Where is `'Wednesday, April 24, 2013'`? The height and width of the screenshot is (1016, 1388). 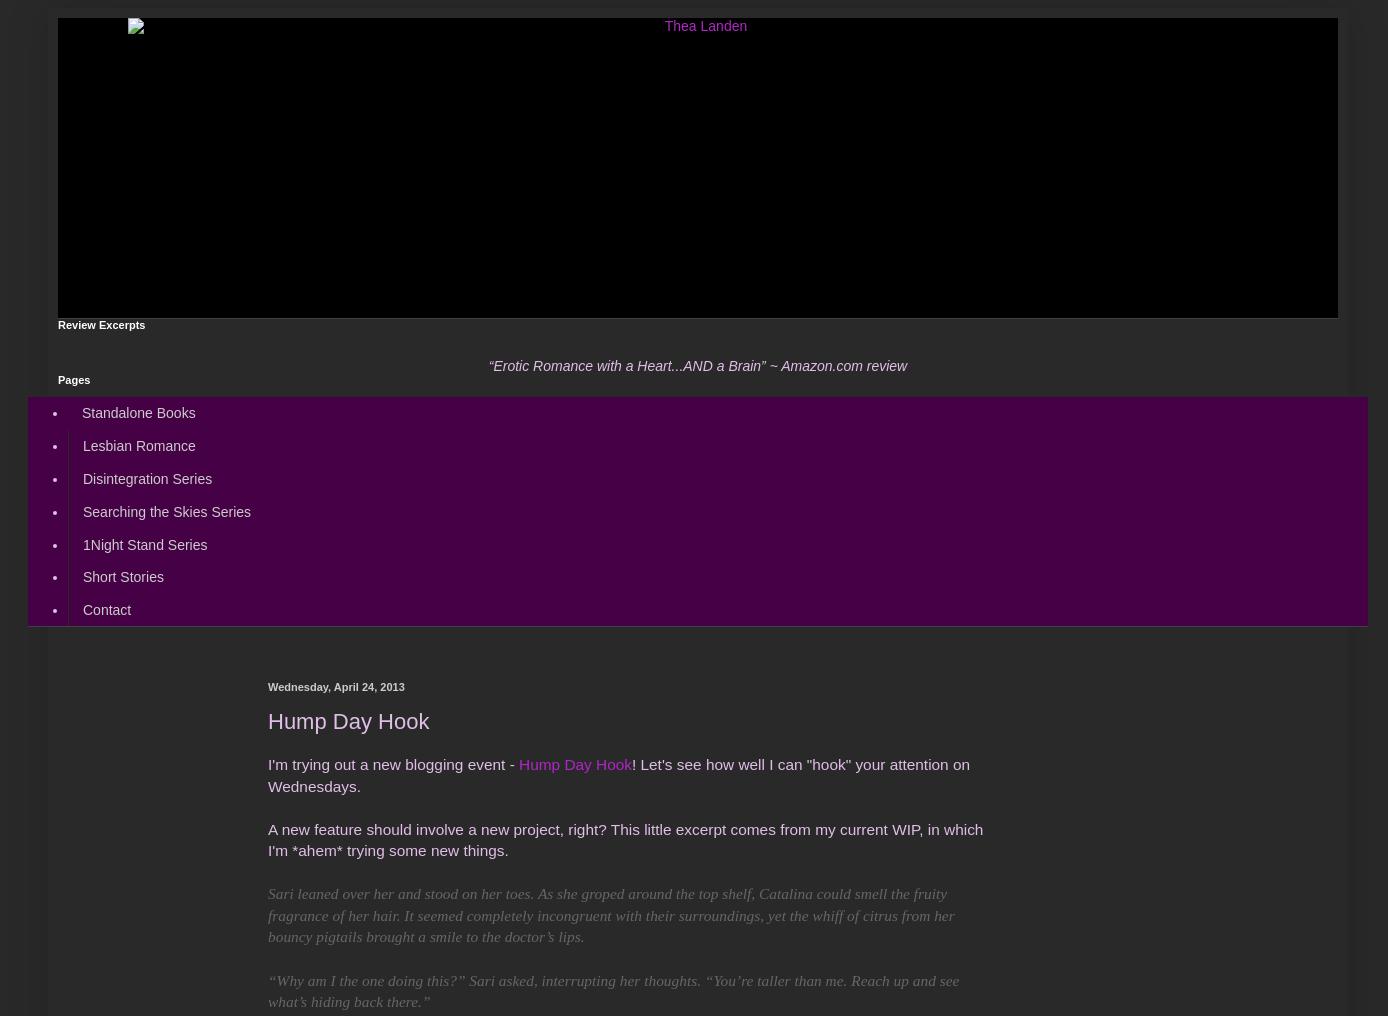 'Wednesday, April 24, 2013' is located at coordinates (335, 685).